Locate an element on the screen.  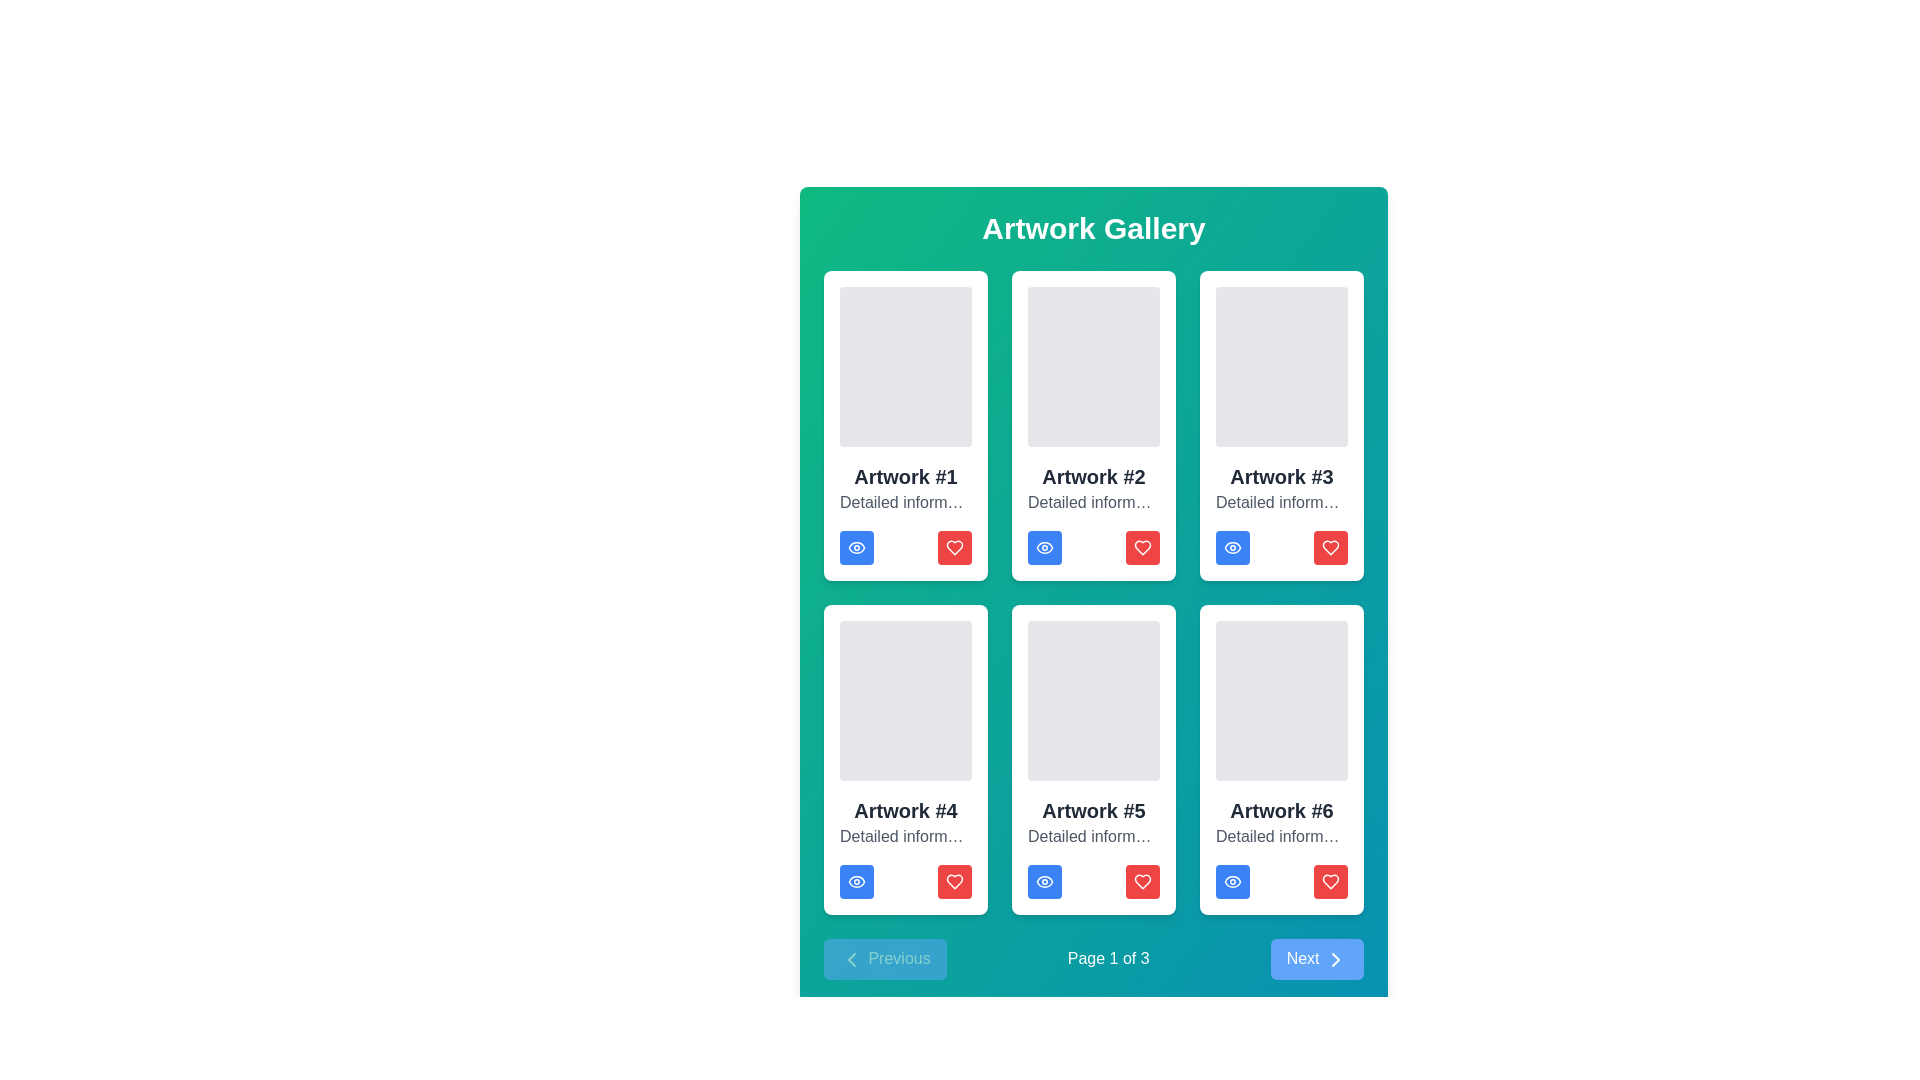
the text label displaying 'Artwork #2', which is styled with a bold, large font and is positioned below the thumbnail image in the grid layout is located at coordinates (1093, 477).